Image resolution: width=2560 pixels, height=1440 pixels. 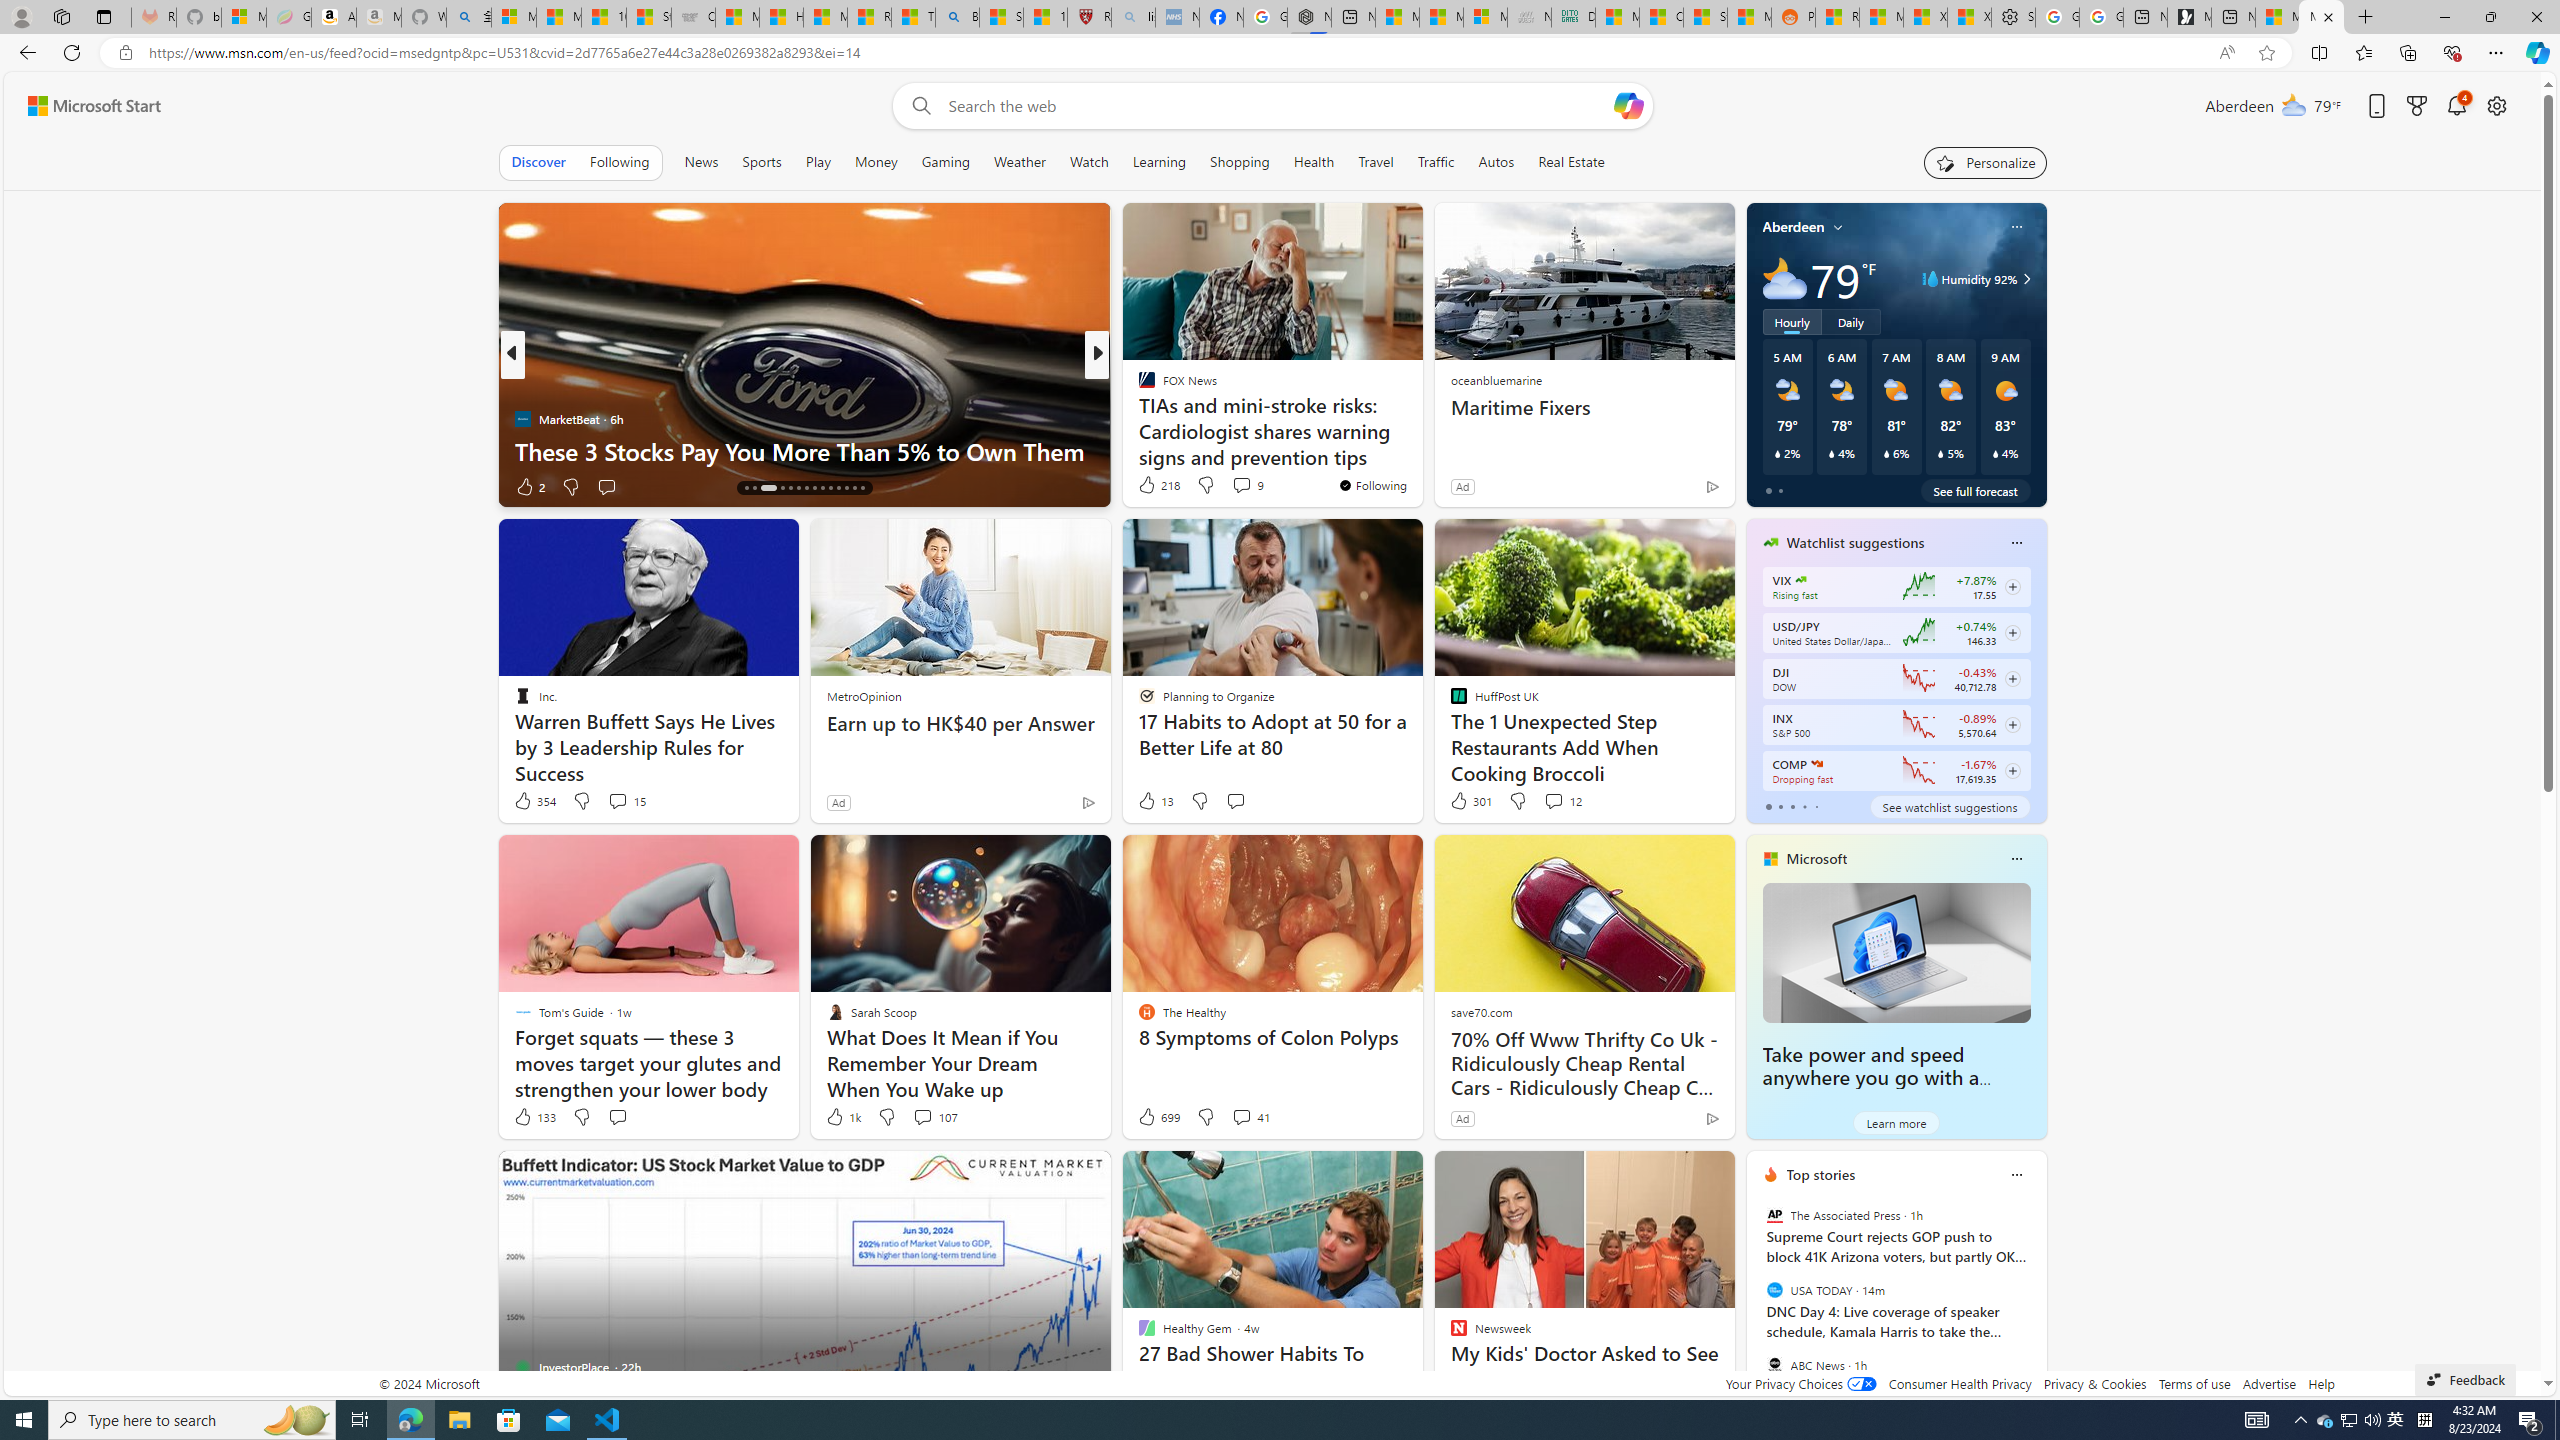 What do you see at coordinates (1479, 1011) in the screenshot?
I see `'save70.com'` at bounding box center [1479, 1011].